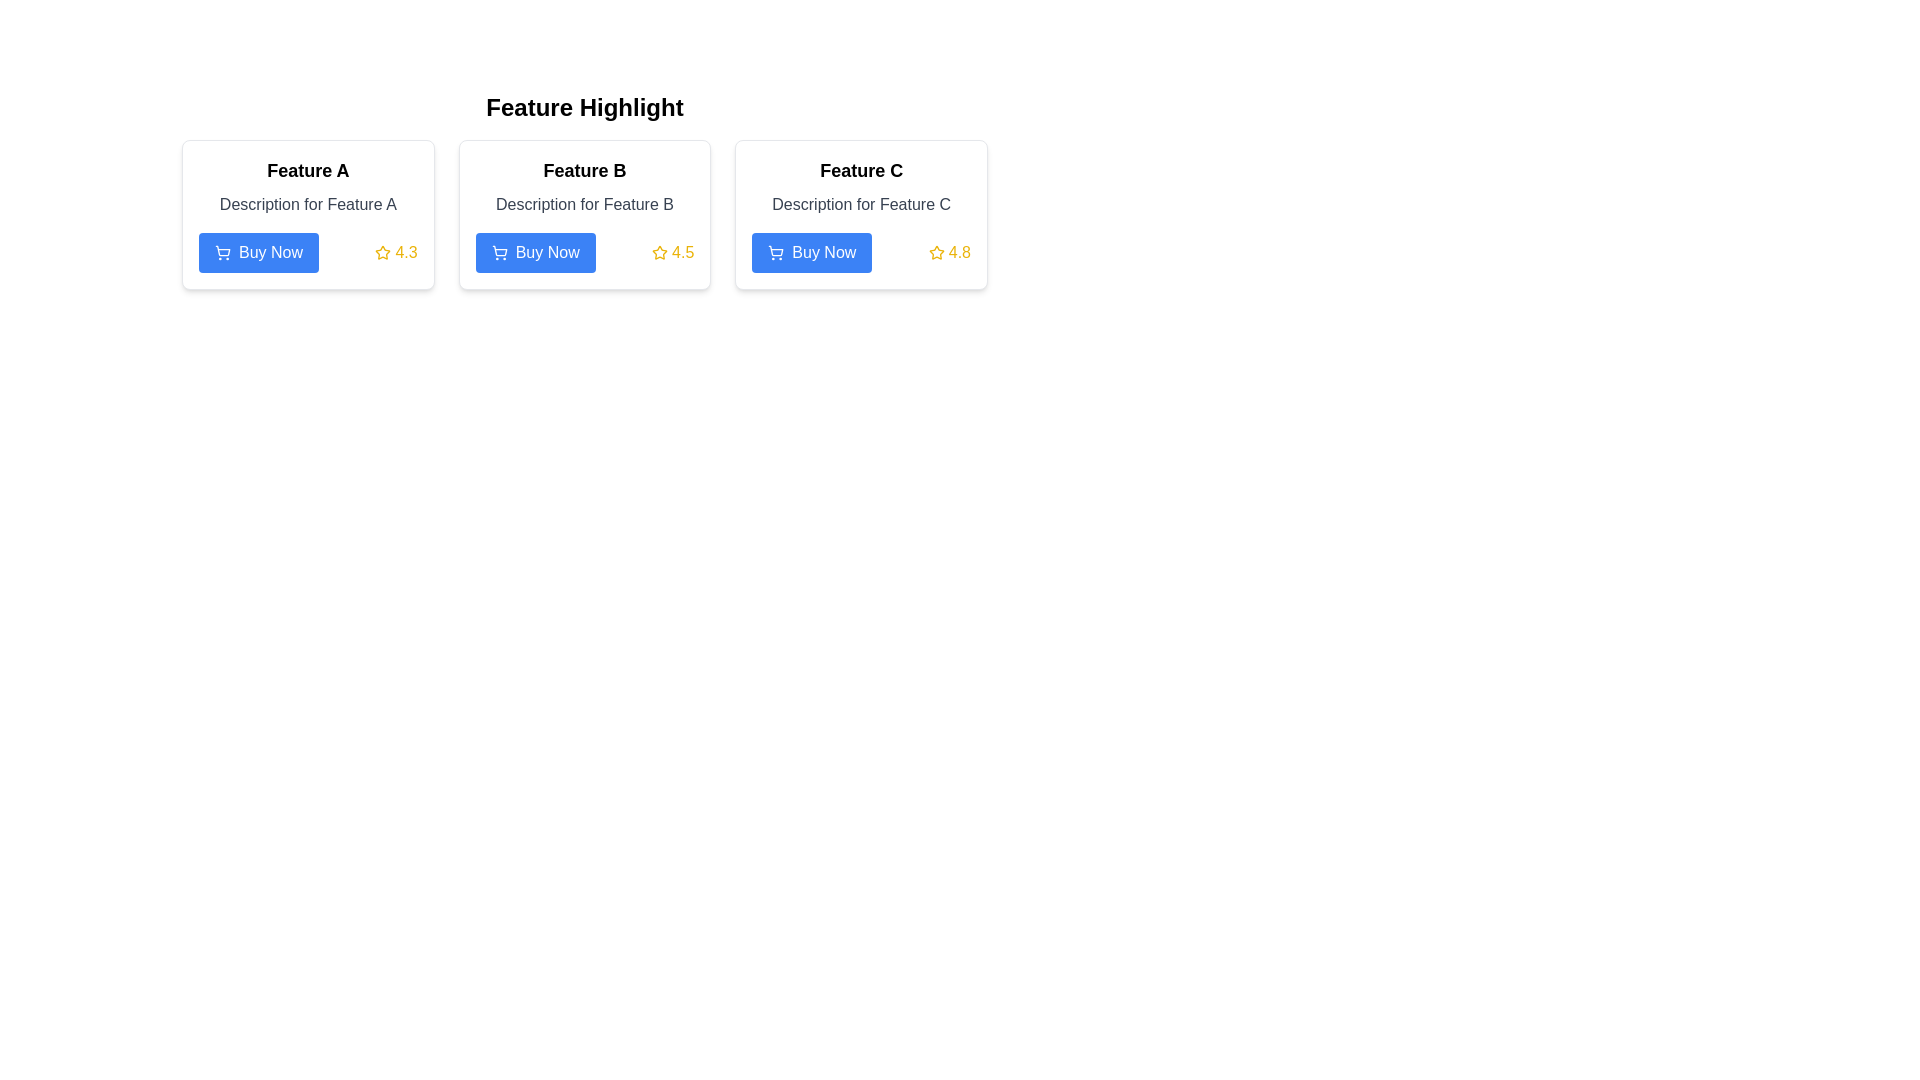 This screenshot has width=1920, height=1080. Describe the element at coordinates (307, 204) in the screenshot. I see `the descriptive text display for 'Feature A', which is located beneath its title and above the 'Buy Now' button` at that location.